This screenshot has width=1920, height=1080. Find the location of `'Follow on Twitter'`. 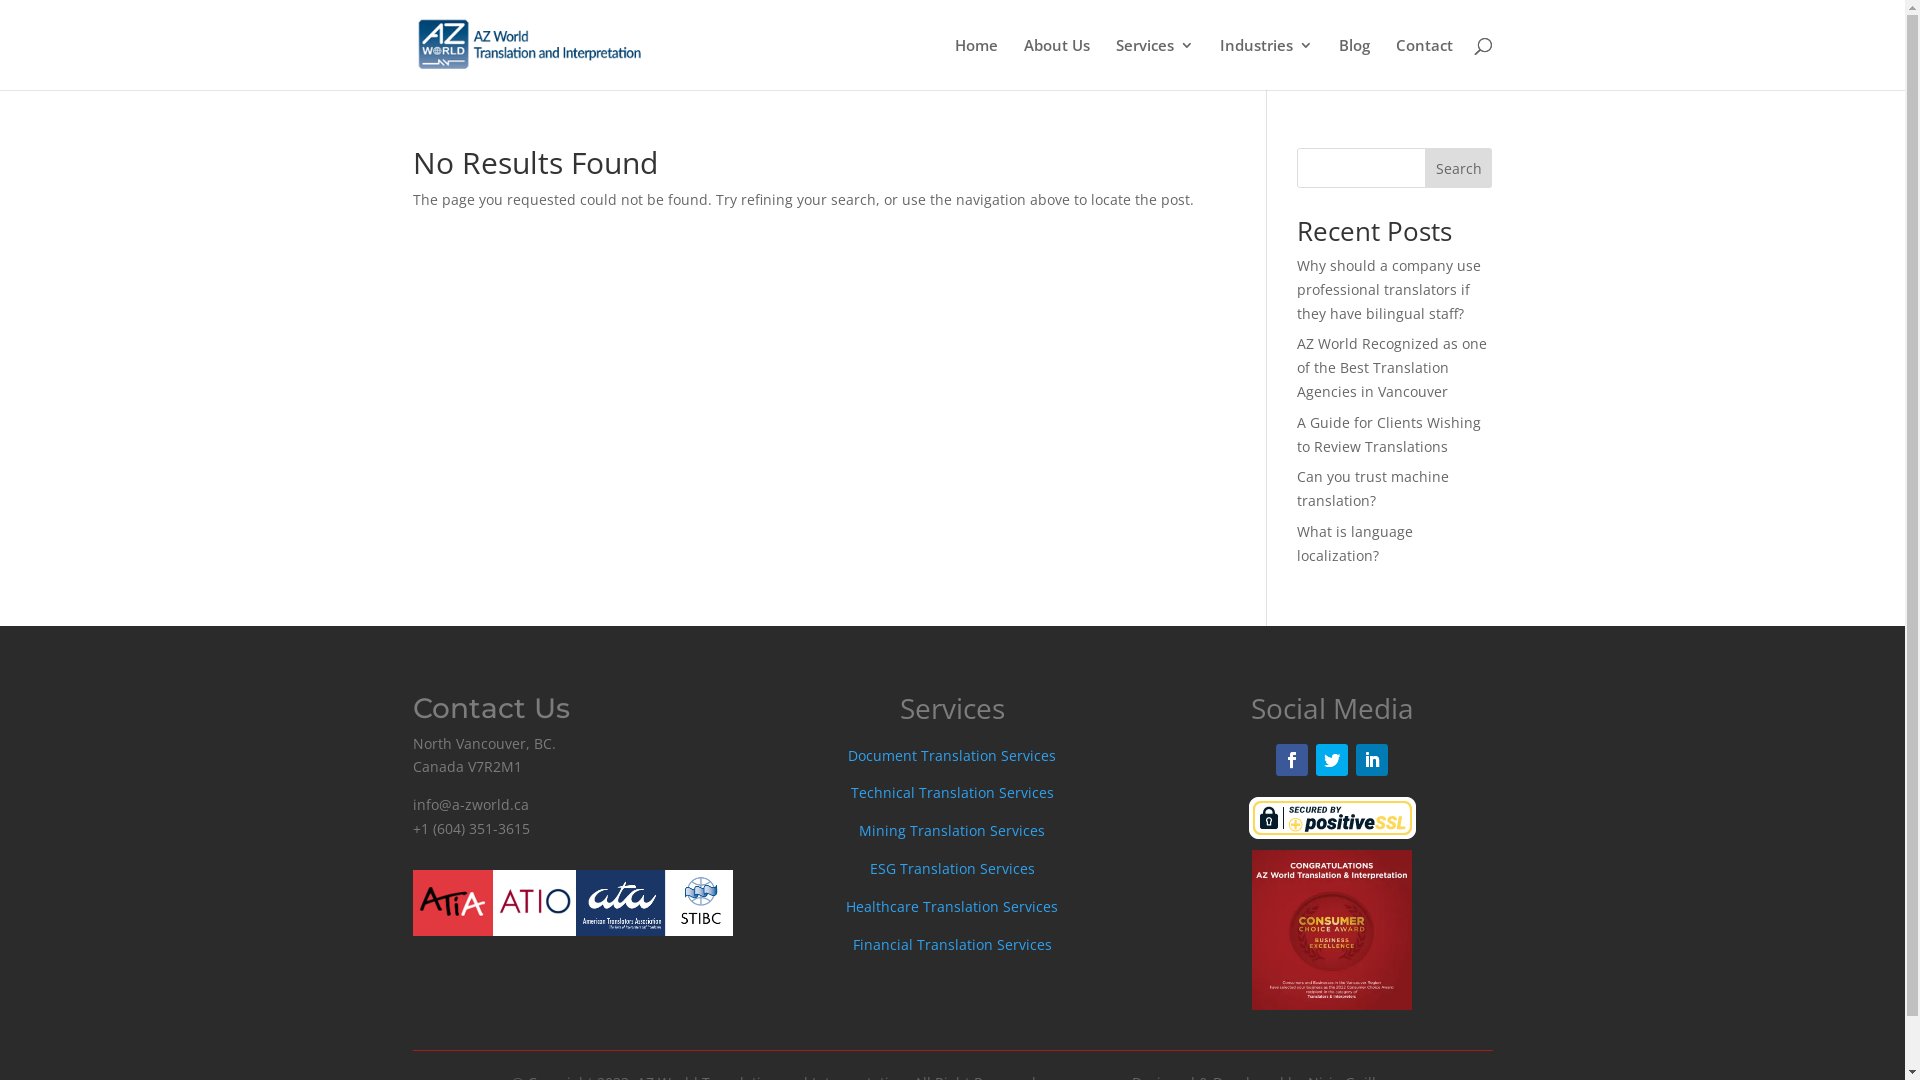

'Follow on Twitter' is located at coordinates (1315, 759).